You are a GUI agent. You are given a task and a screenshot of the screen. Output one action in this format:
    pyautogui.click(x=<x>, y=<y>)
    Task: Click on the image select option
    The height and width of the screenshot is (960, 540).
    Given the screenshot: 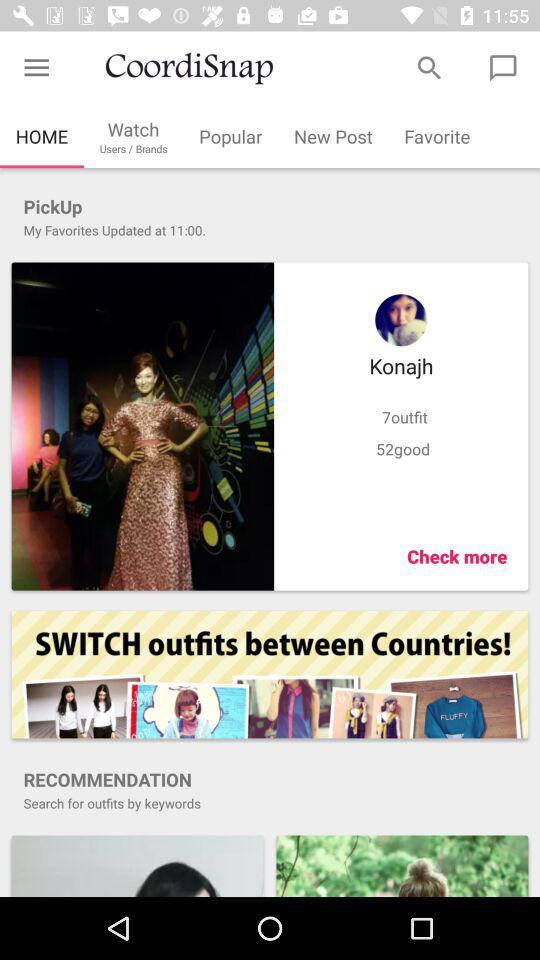 What is the action you would take?
    pyautogui.click(x=141, y=426)
    